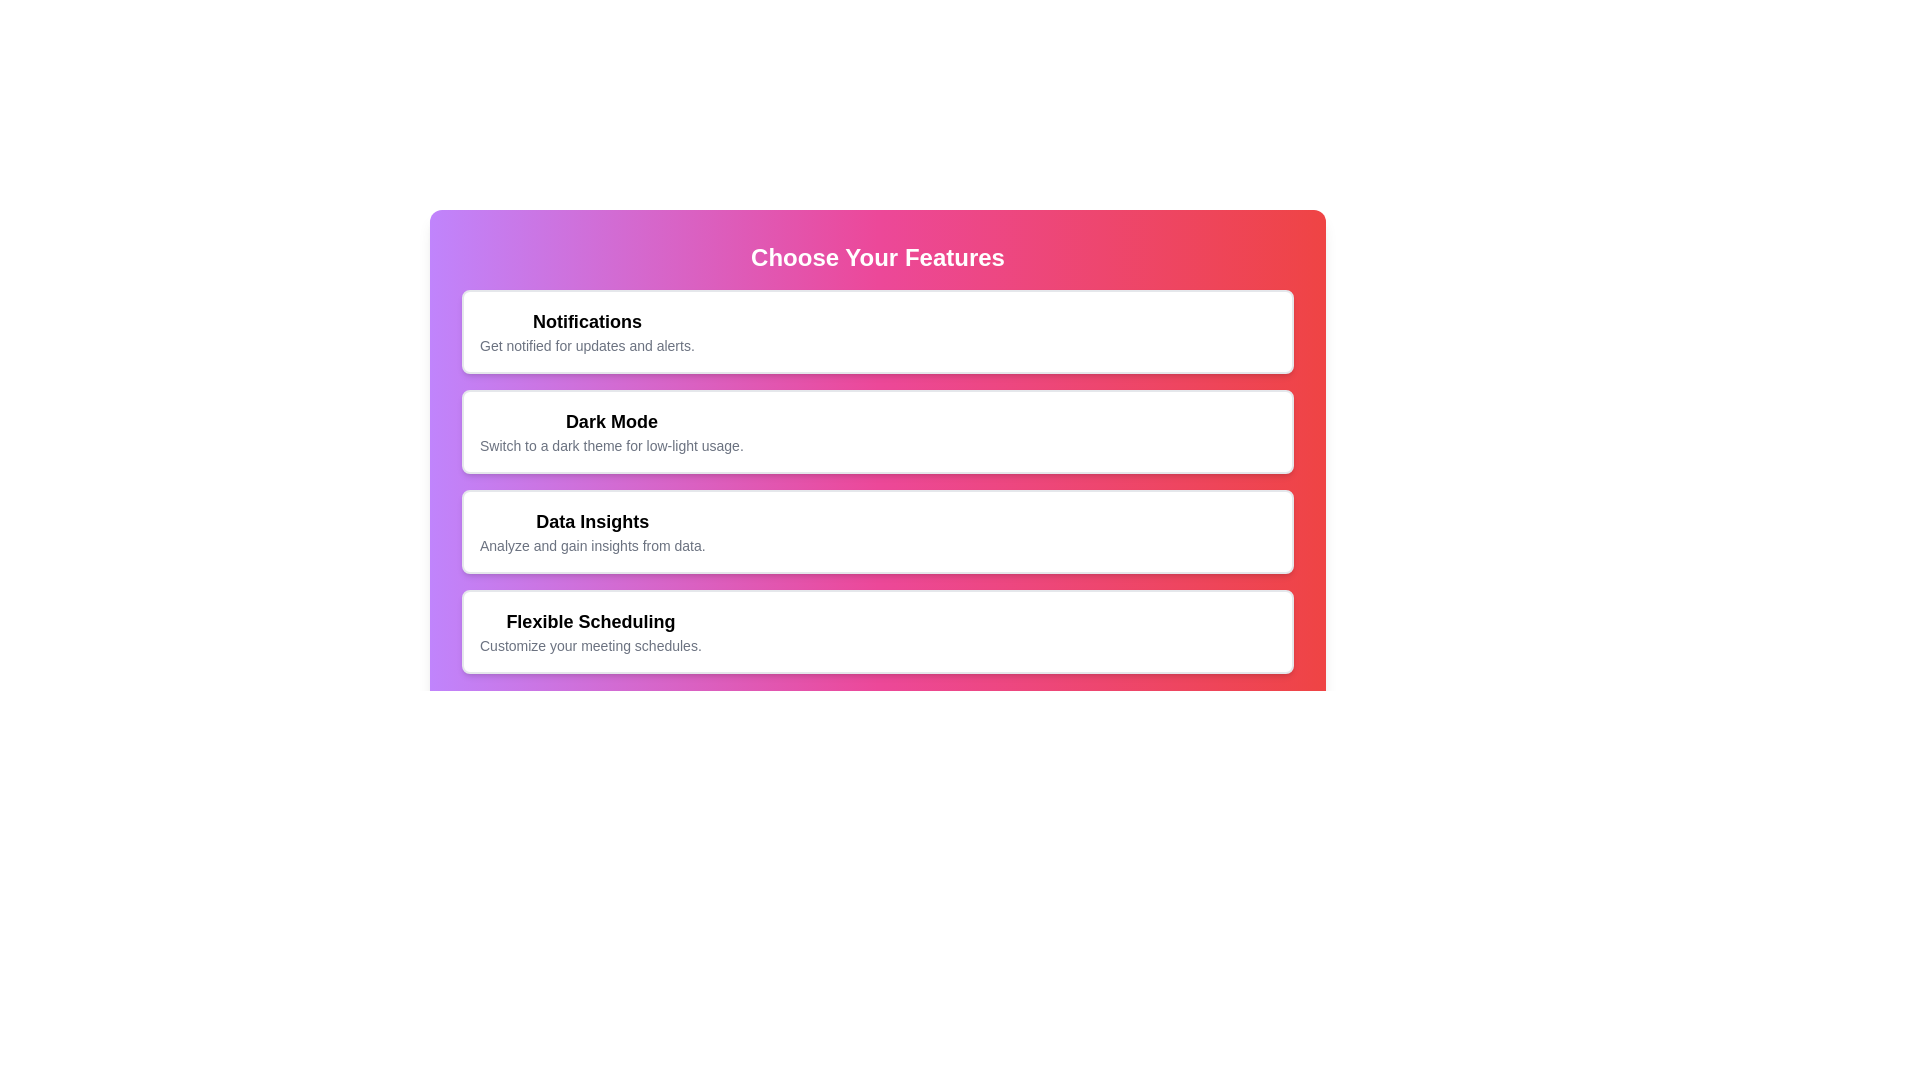 This screenshot has height=1080, width=1920. I want to click on the Text Label that serves as the header for the group of features, located at the topmost section of the rectangular card layout, so click(878, 257).